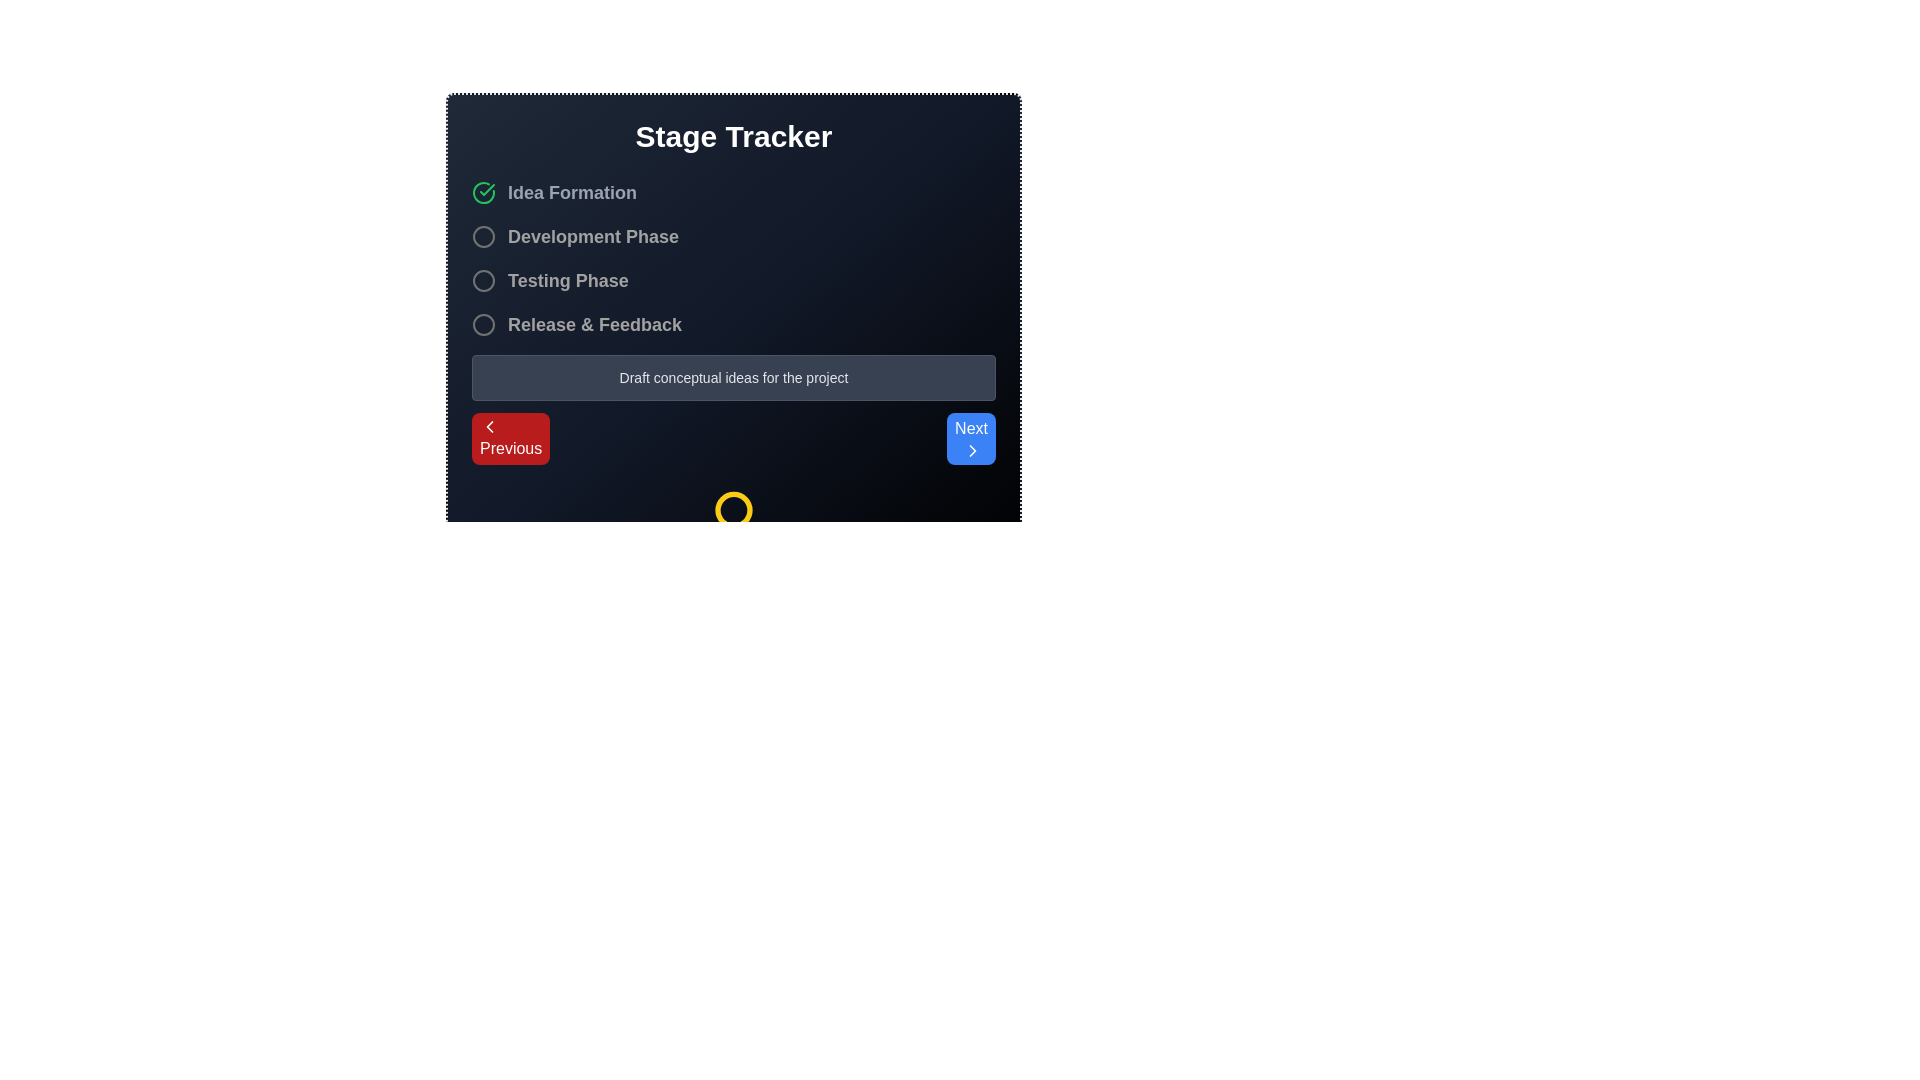  Describe the element at coordinates (733, 235) in the screenshot. I see `the 'Development Phase' stage element, which is the second item in the vertical stage tracker list, positioned below 'Idea Formation' and above 'Testing Phase'` at that location.